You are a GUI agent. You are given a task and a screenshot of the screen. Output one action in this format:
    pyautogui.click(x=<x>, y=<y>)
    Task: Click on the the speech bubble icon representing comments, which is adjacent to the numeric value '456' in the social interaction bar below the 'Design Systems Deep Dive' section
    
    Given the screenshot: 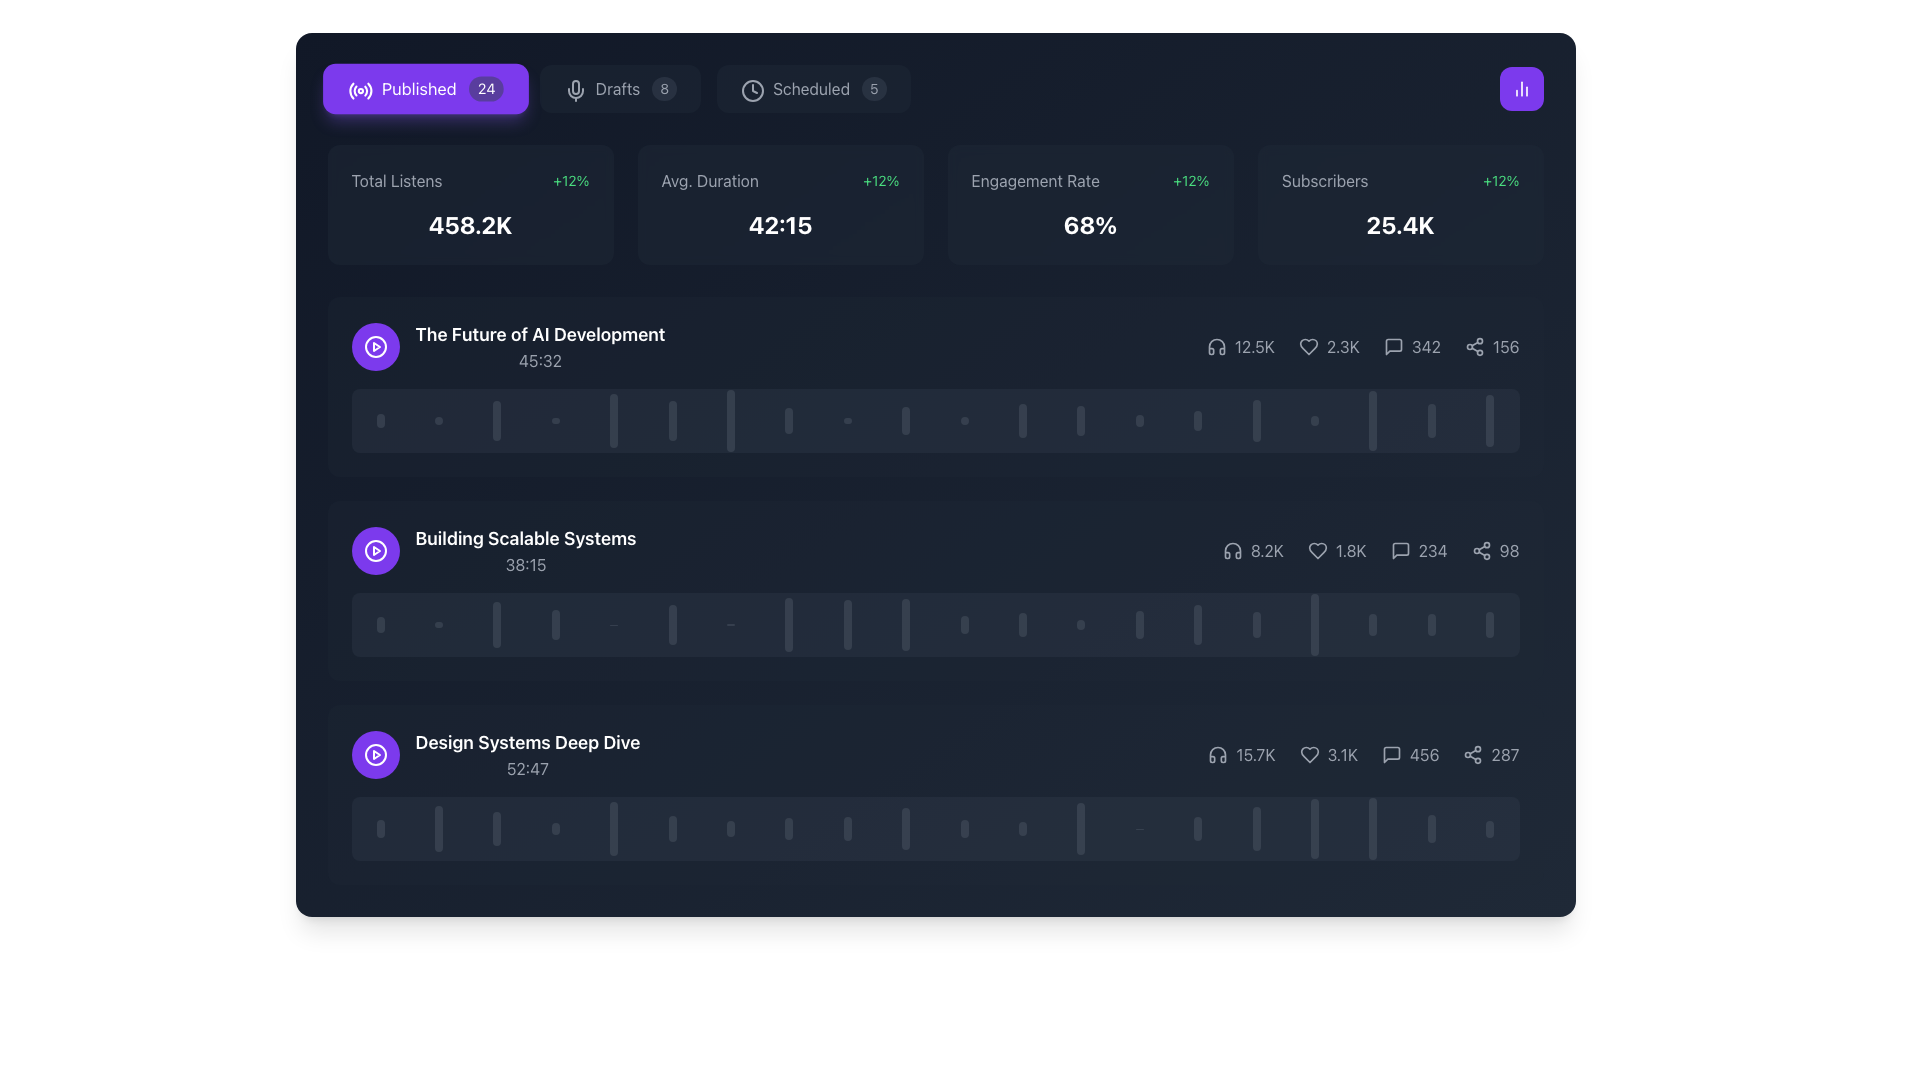 What is the action you would take?
    pyautogui.click(x=1391, y=755)
    